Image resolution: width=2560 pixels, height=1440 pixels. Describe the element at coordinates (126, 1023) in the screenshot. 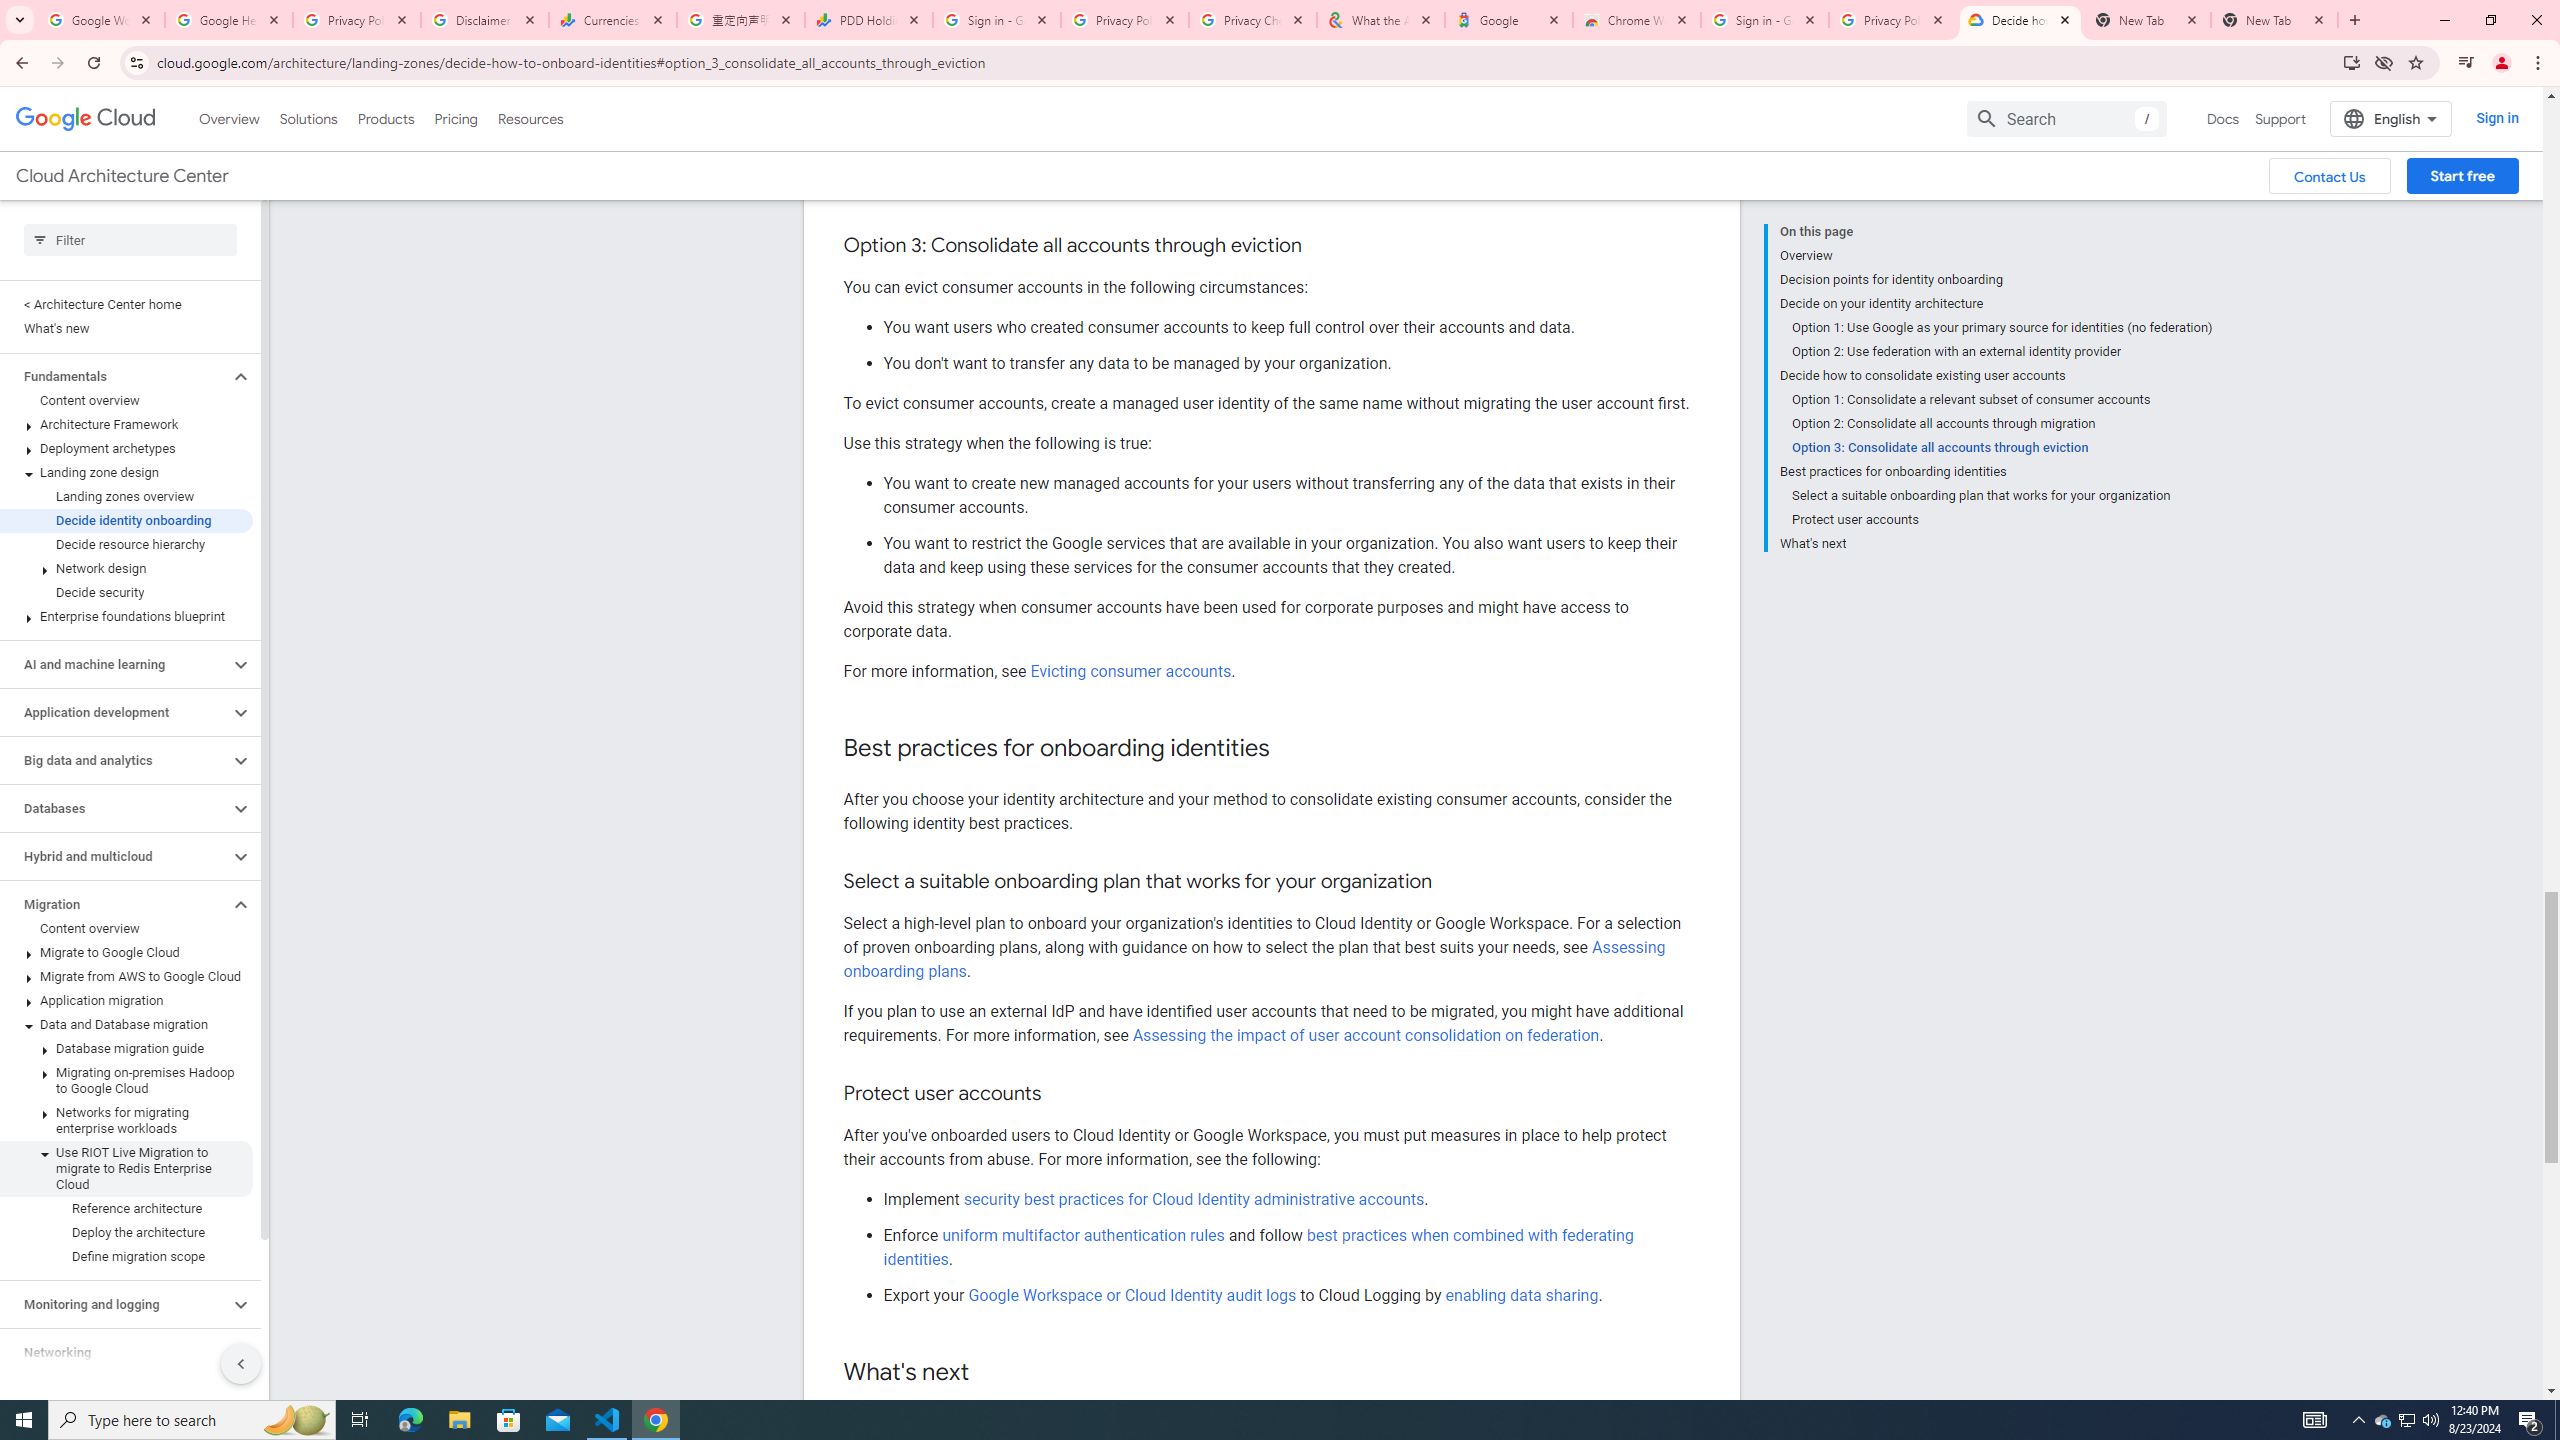

I see `'Data and Database migration'` at that location.